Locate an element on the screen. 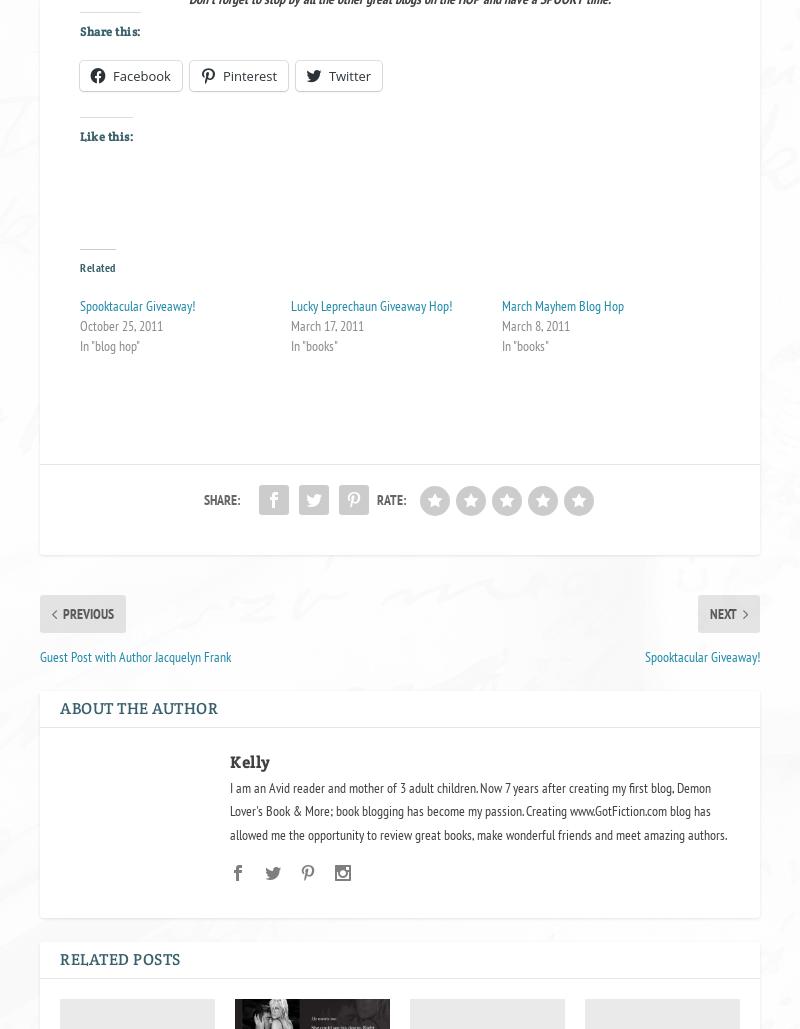 This screenshot has width=800, height=1029. 'About The Author' is located at coordinates (139, 706).